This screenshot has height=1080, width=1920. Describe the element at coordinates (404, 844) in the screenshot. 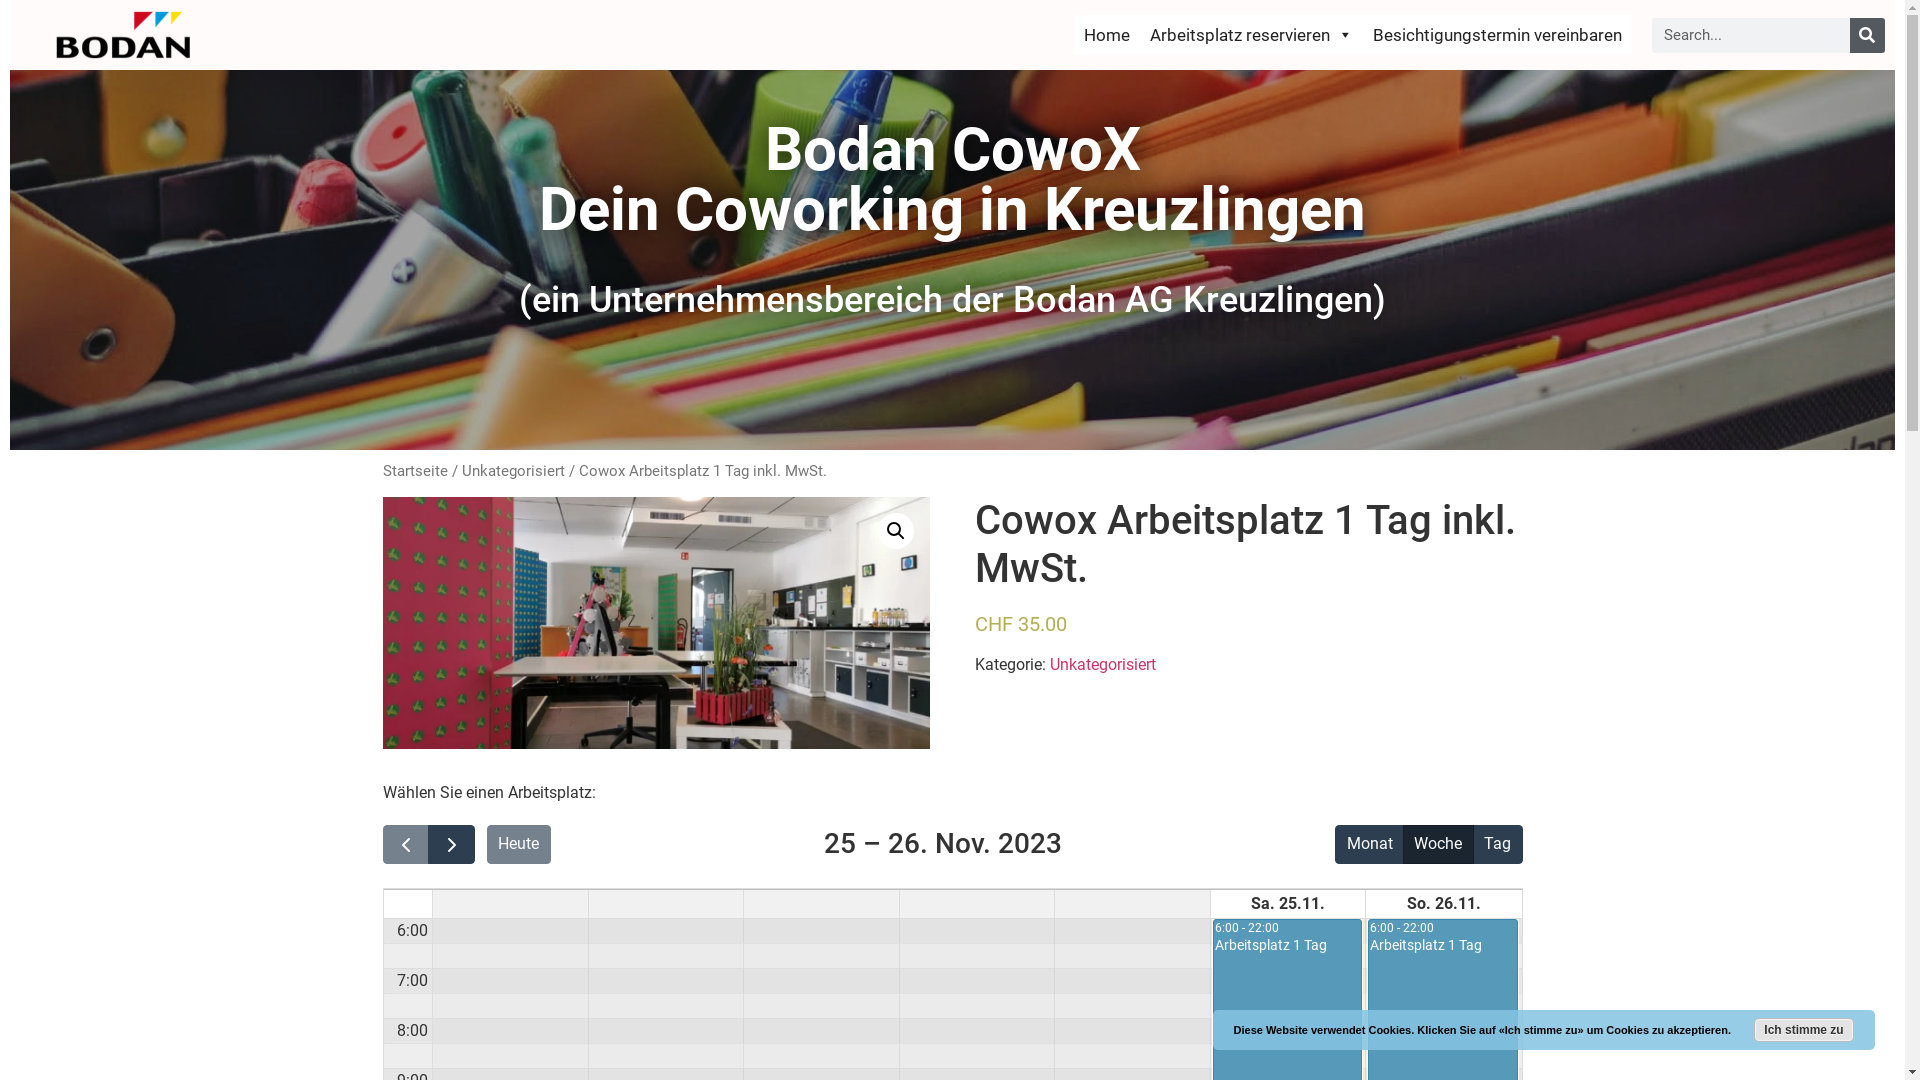

I see `'Vorherige Woche'` at that location.